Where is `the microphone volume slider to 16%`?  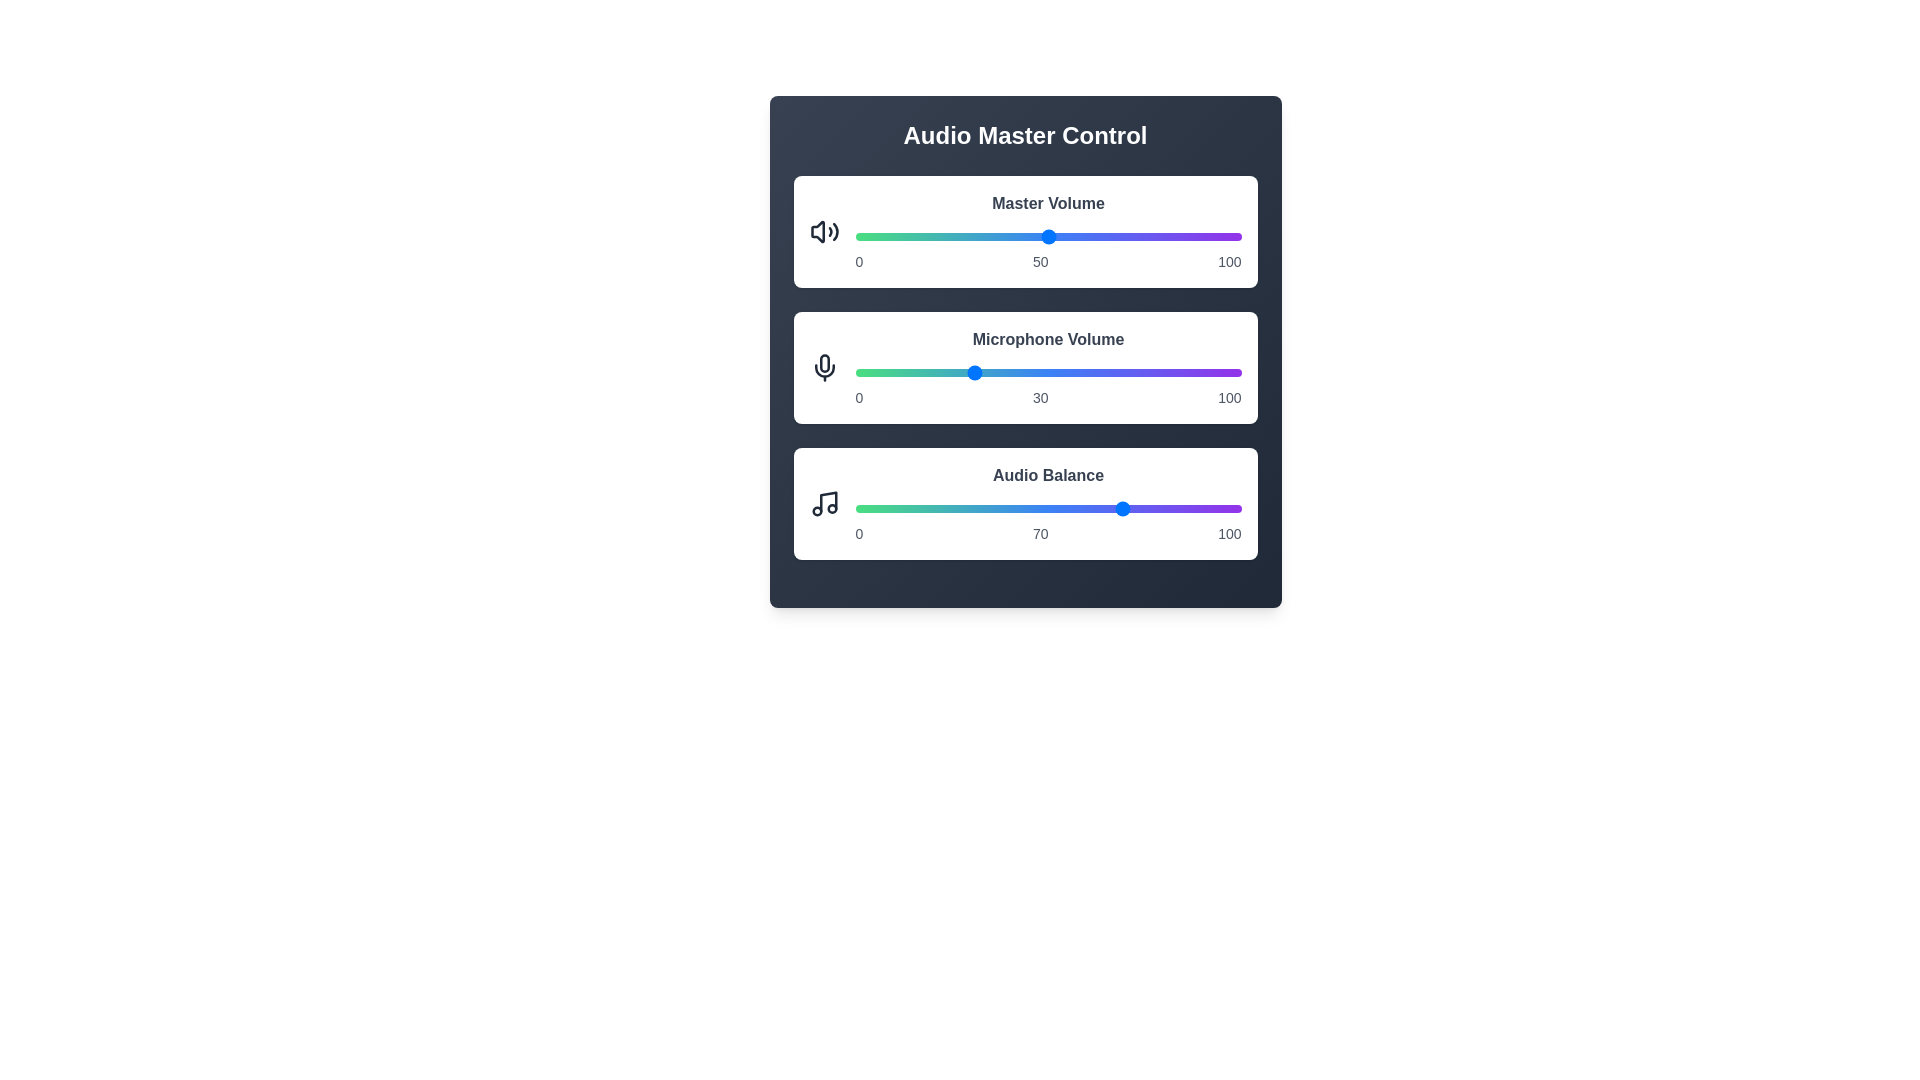 the microphone volume slider to 16% is located at coordinates (916, 373).